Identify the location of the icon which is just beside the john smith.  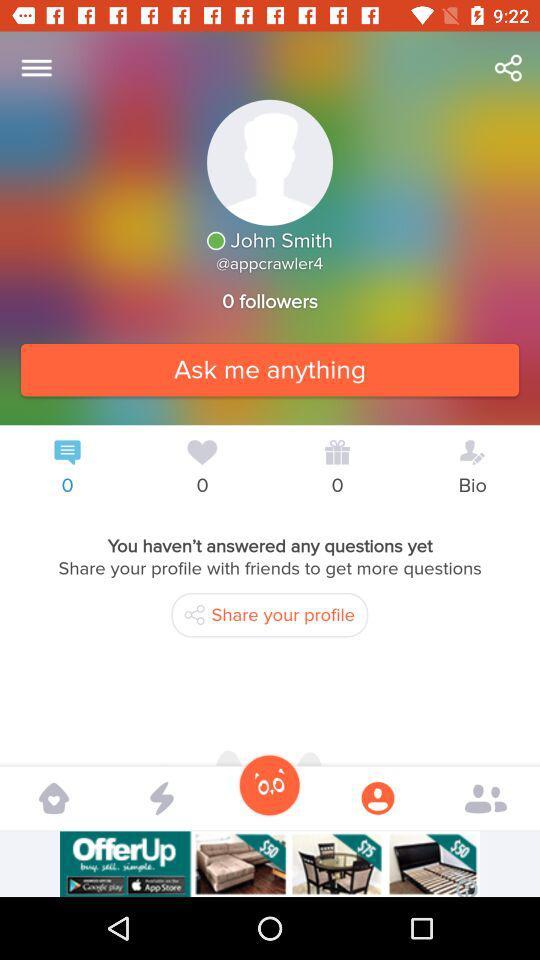
(215, 240).